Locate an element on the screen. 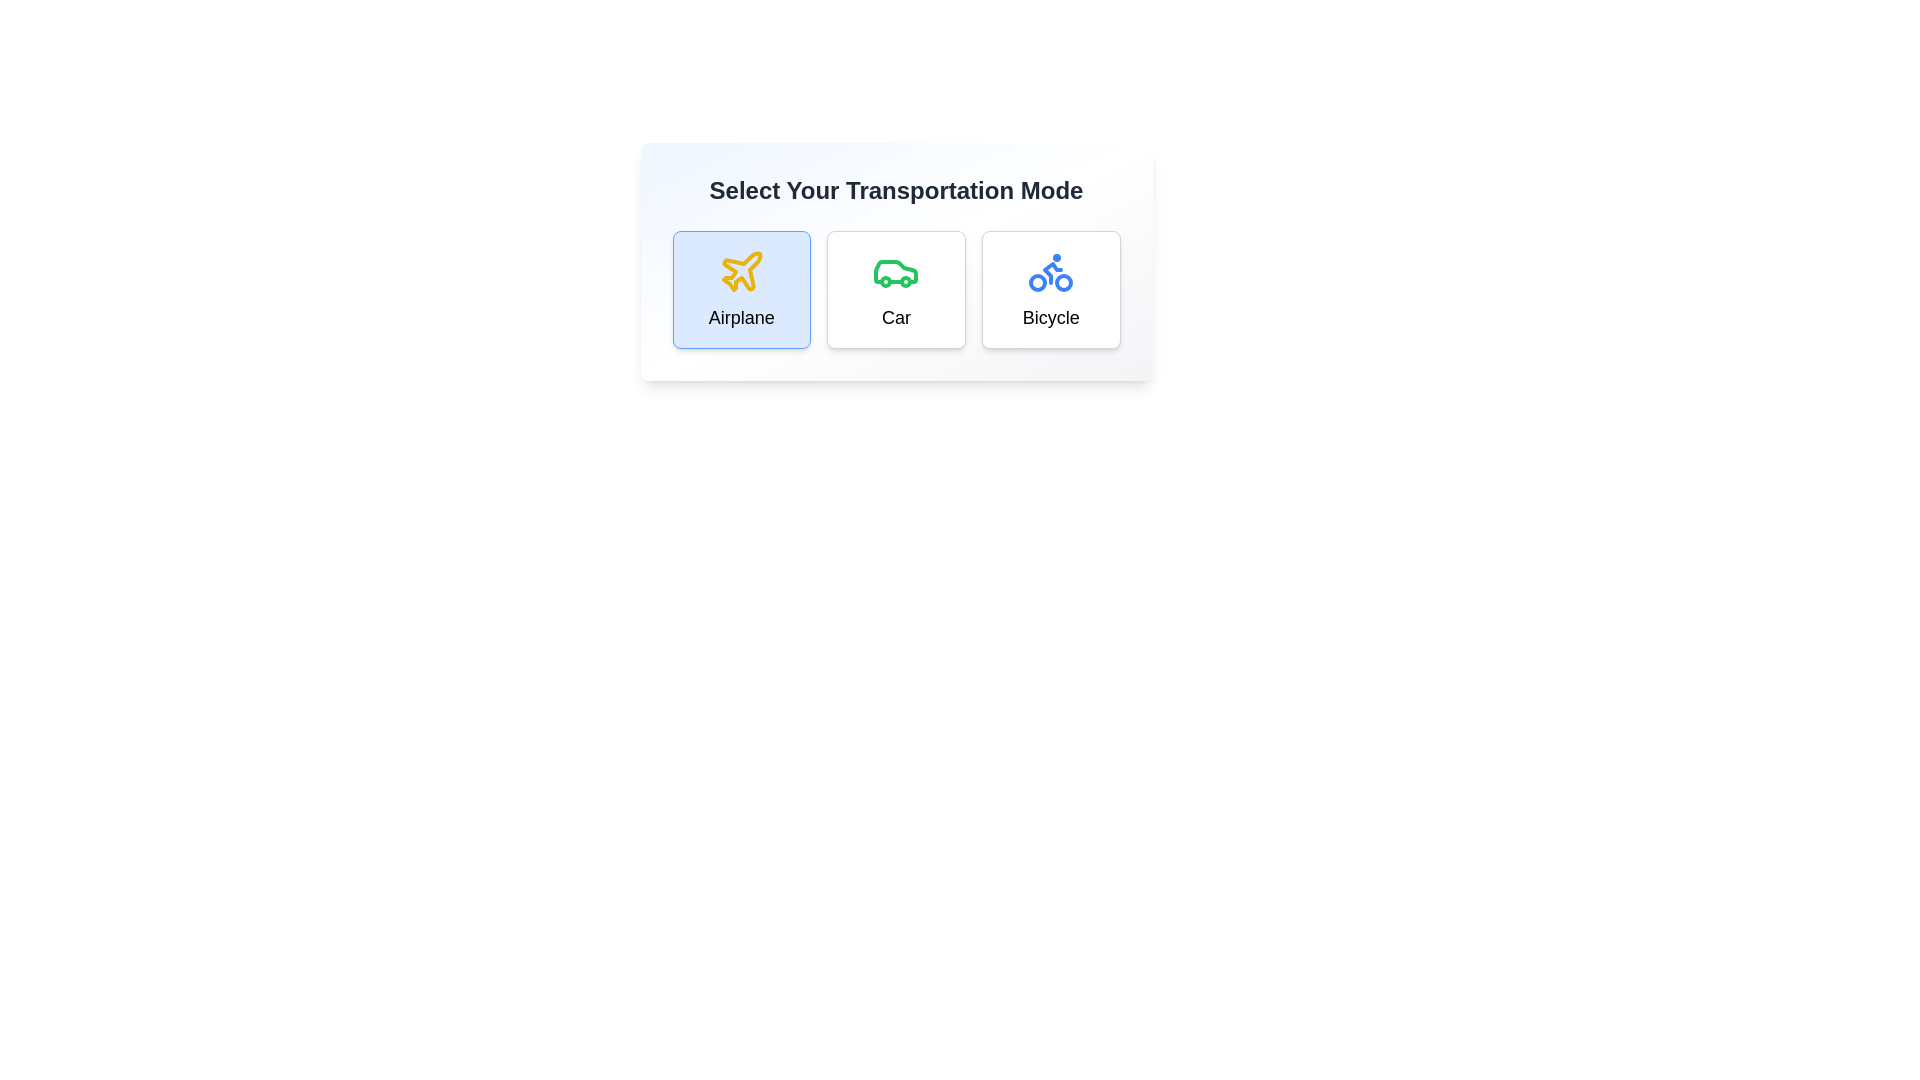 This screenshot has height=1080, width=1920. the 'Airplane' icon in the transportation mode selection interface, located under the title 'Select Your Transportation Mode' is located at coordinates (741, 271).